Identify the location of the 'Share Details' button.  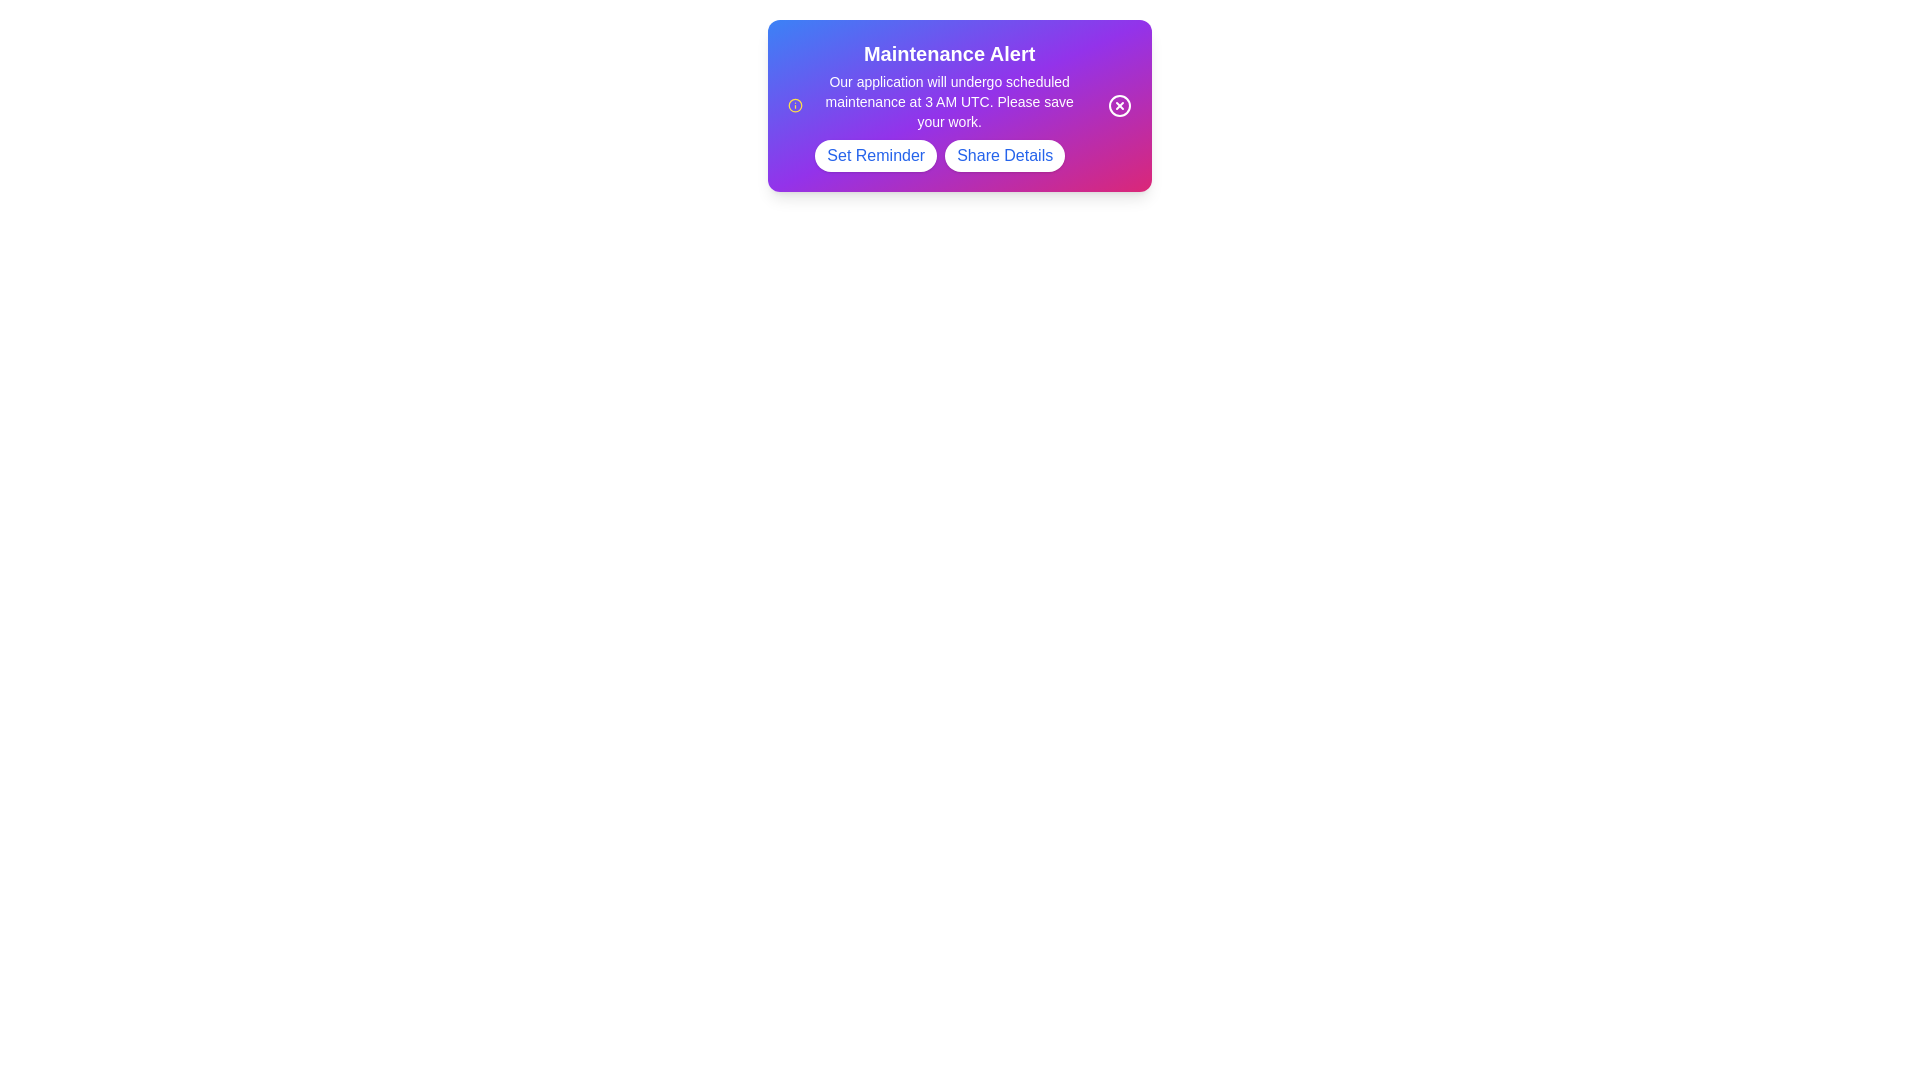
(1004, 154).